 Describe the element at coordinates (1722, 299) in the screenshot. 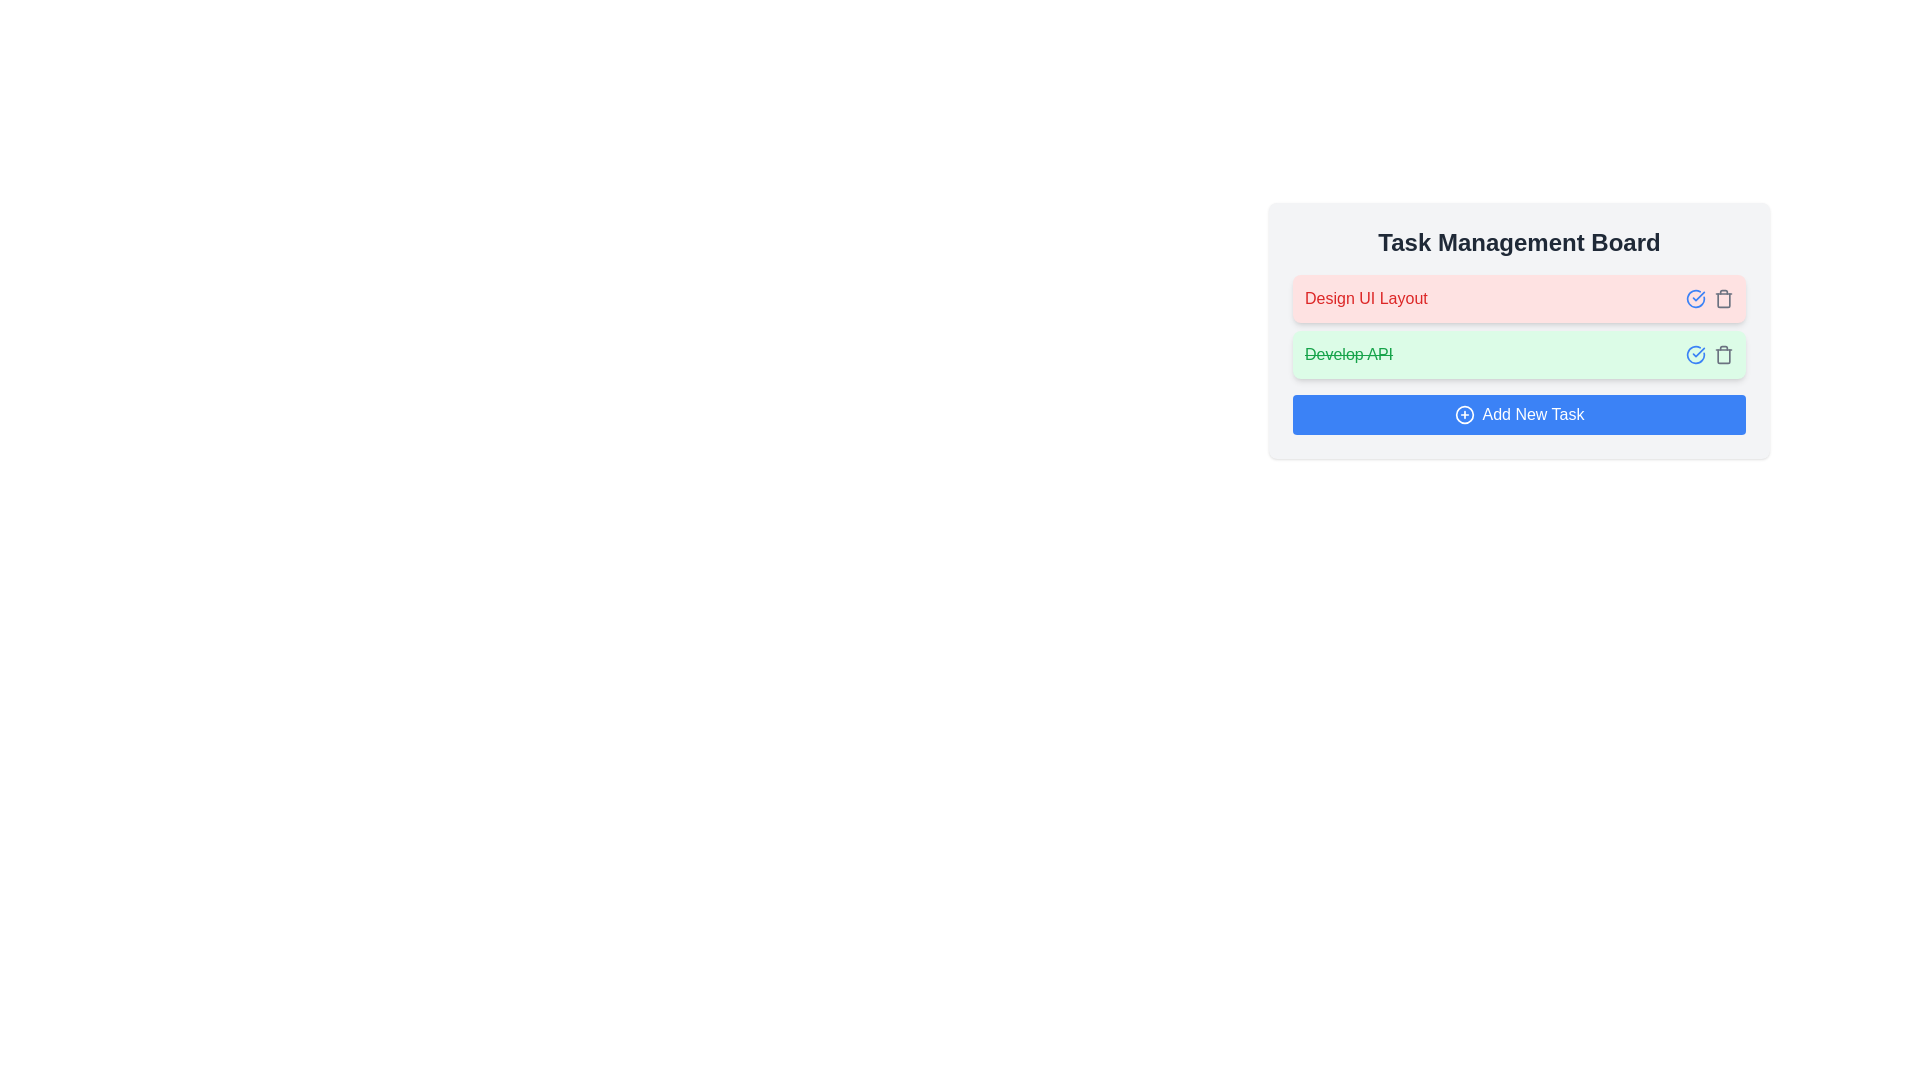

I see `the deletion button located as the second interactive icon to the right of the 'Design UI Layout' row in the 'Task Management Board'` at that location.